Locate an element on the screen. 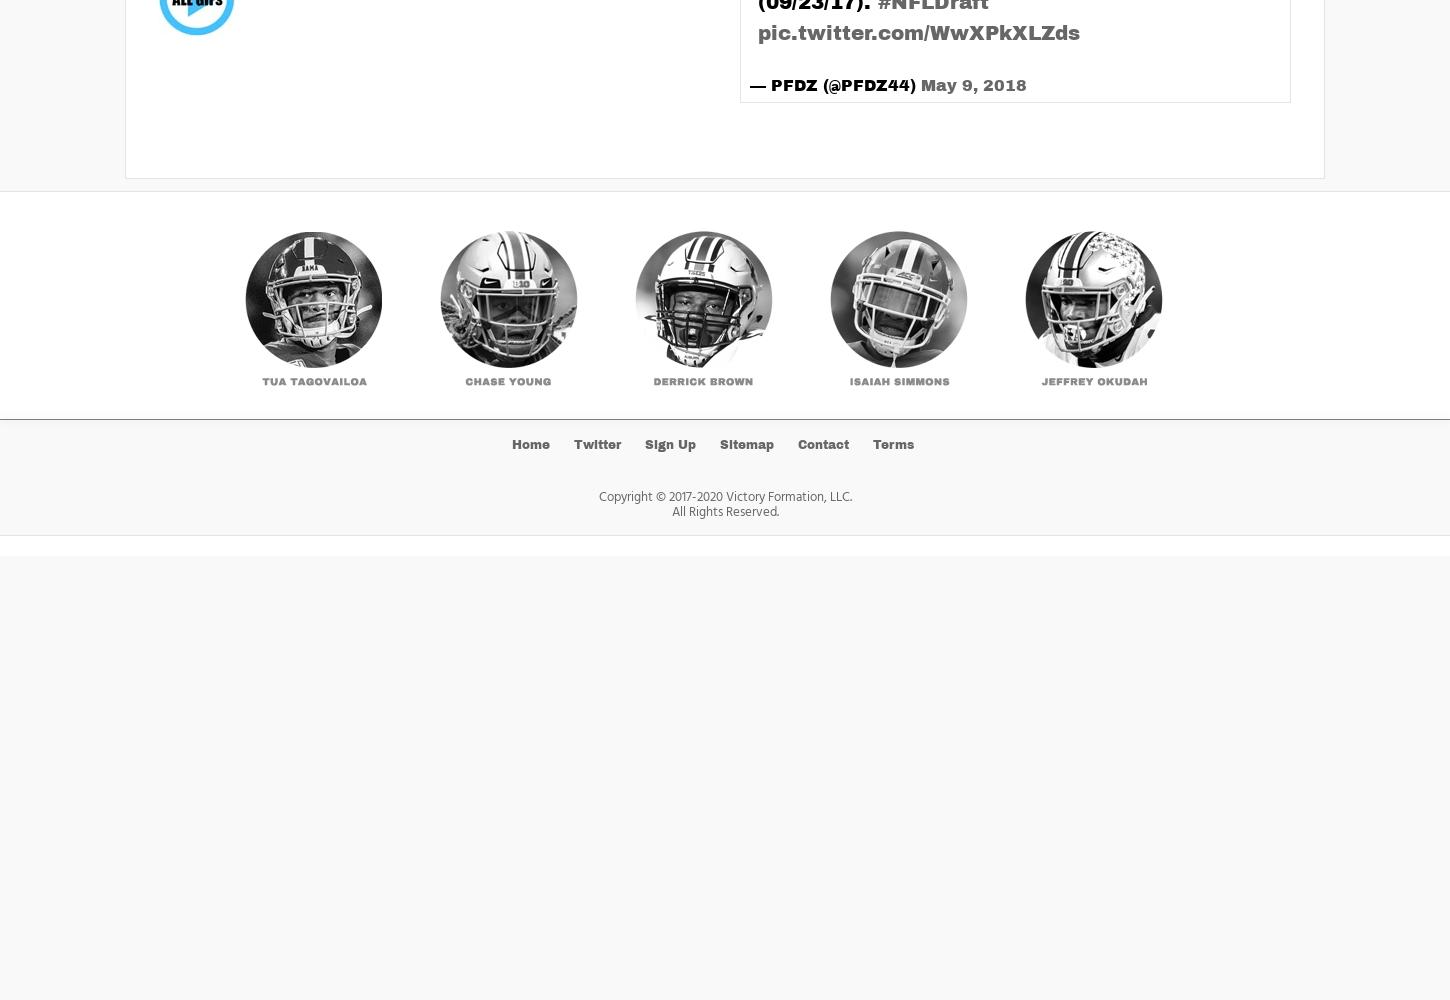 The height and width of the screenshot is (1000, 1450). 'Terms' is located at coordinates (892, 443).